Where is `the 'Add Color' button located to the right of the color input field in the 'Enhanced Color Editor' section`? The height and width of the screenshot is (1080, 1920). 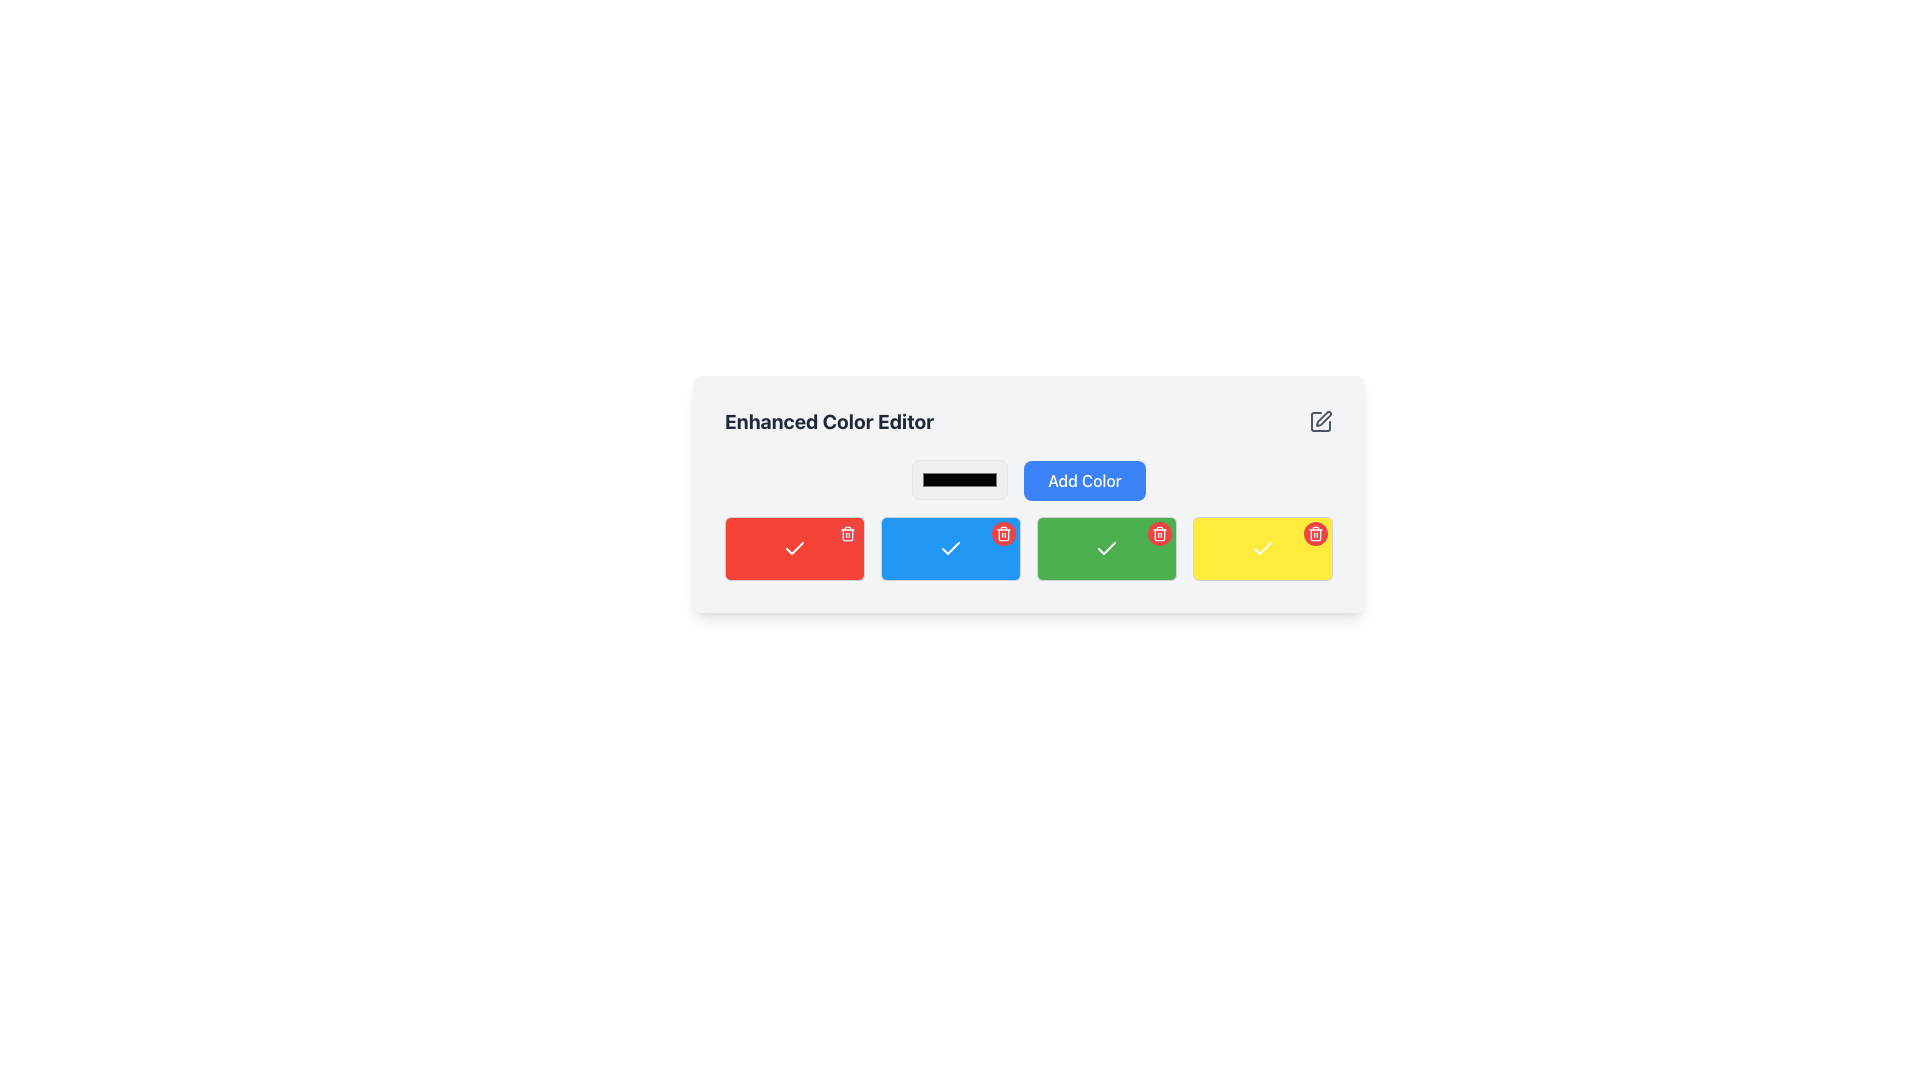 the 'Add Color' button located to the right of the color input field in the 'Enhanced Color Editor' section is located at coordinates (1083, 481).